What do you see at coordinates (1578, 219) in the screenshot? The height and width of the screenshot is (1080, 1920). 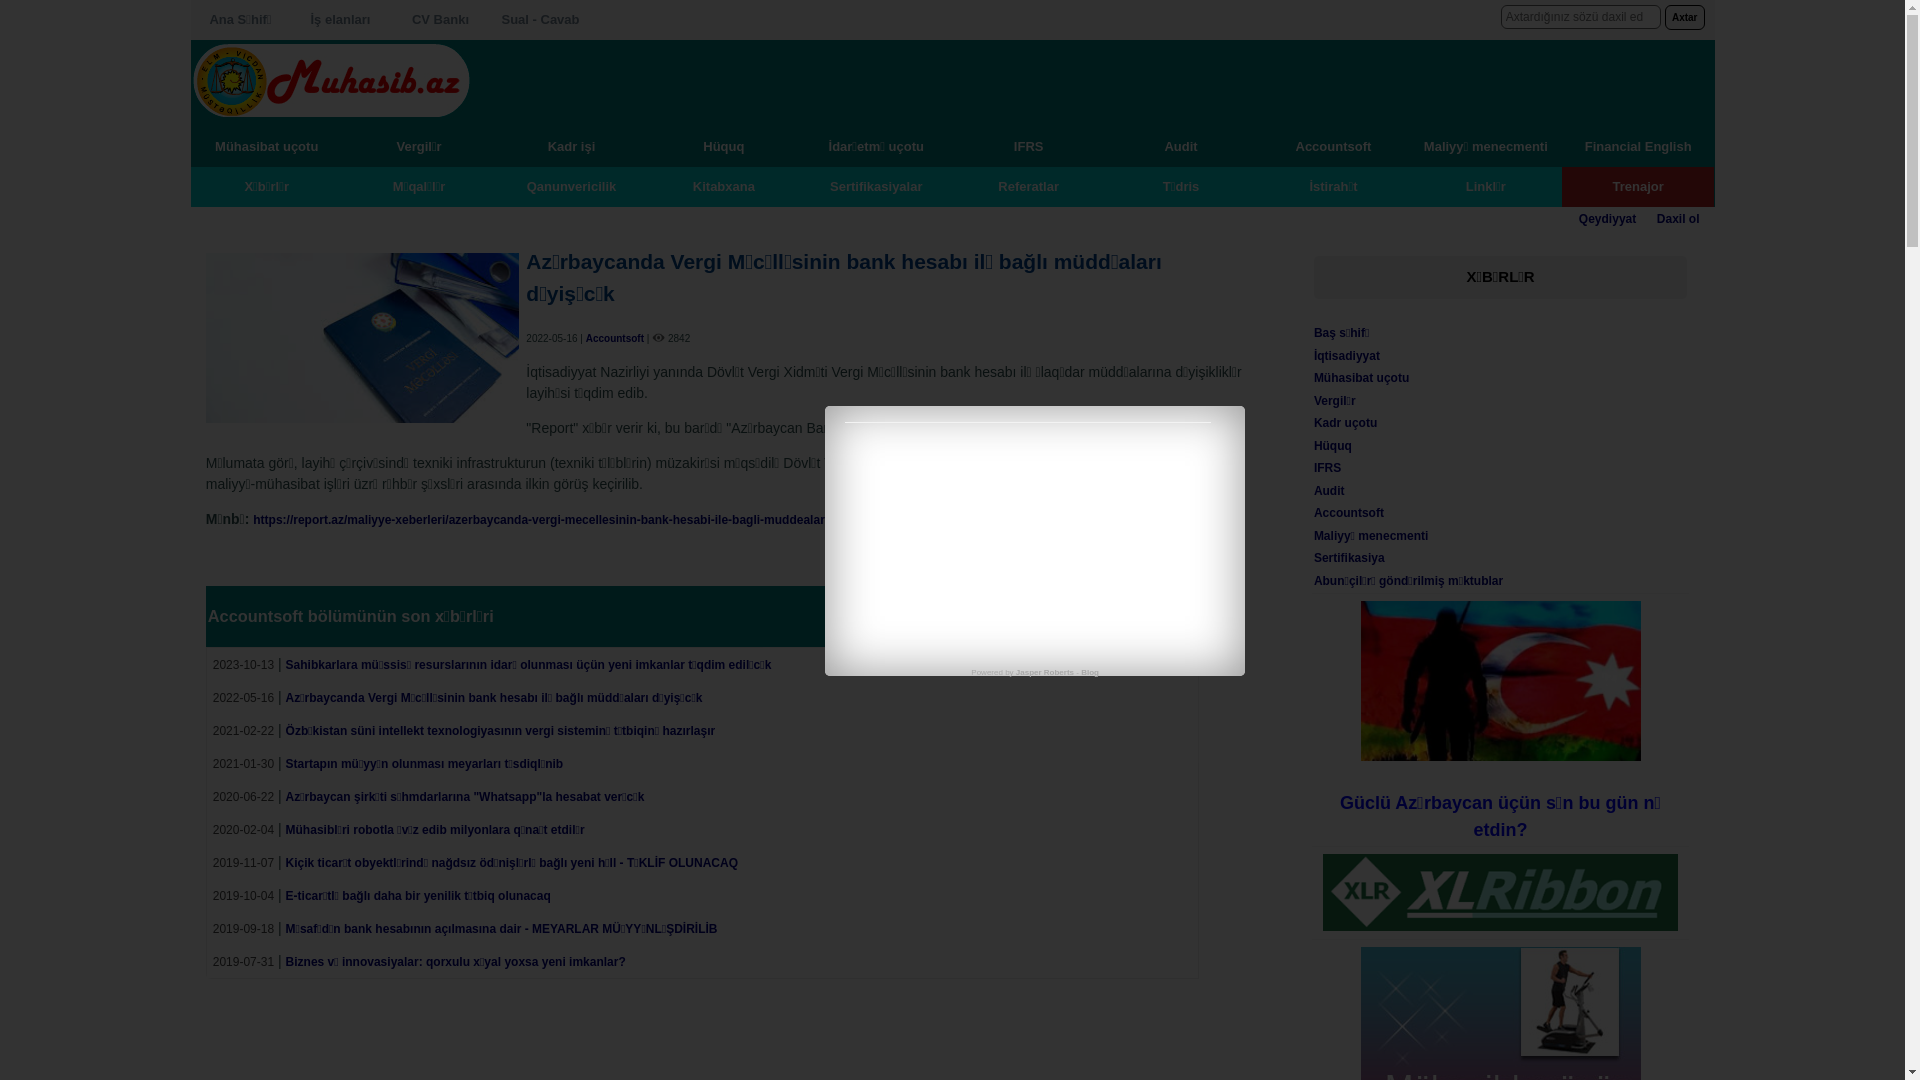 I see `'Qeydiyyat'` at bounding box center [1578, 219].